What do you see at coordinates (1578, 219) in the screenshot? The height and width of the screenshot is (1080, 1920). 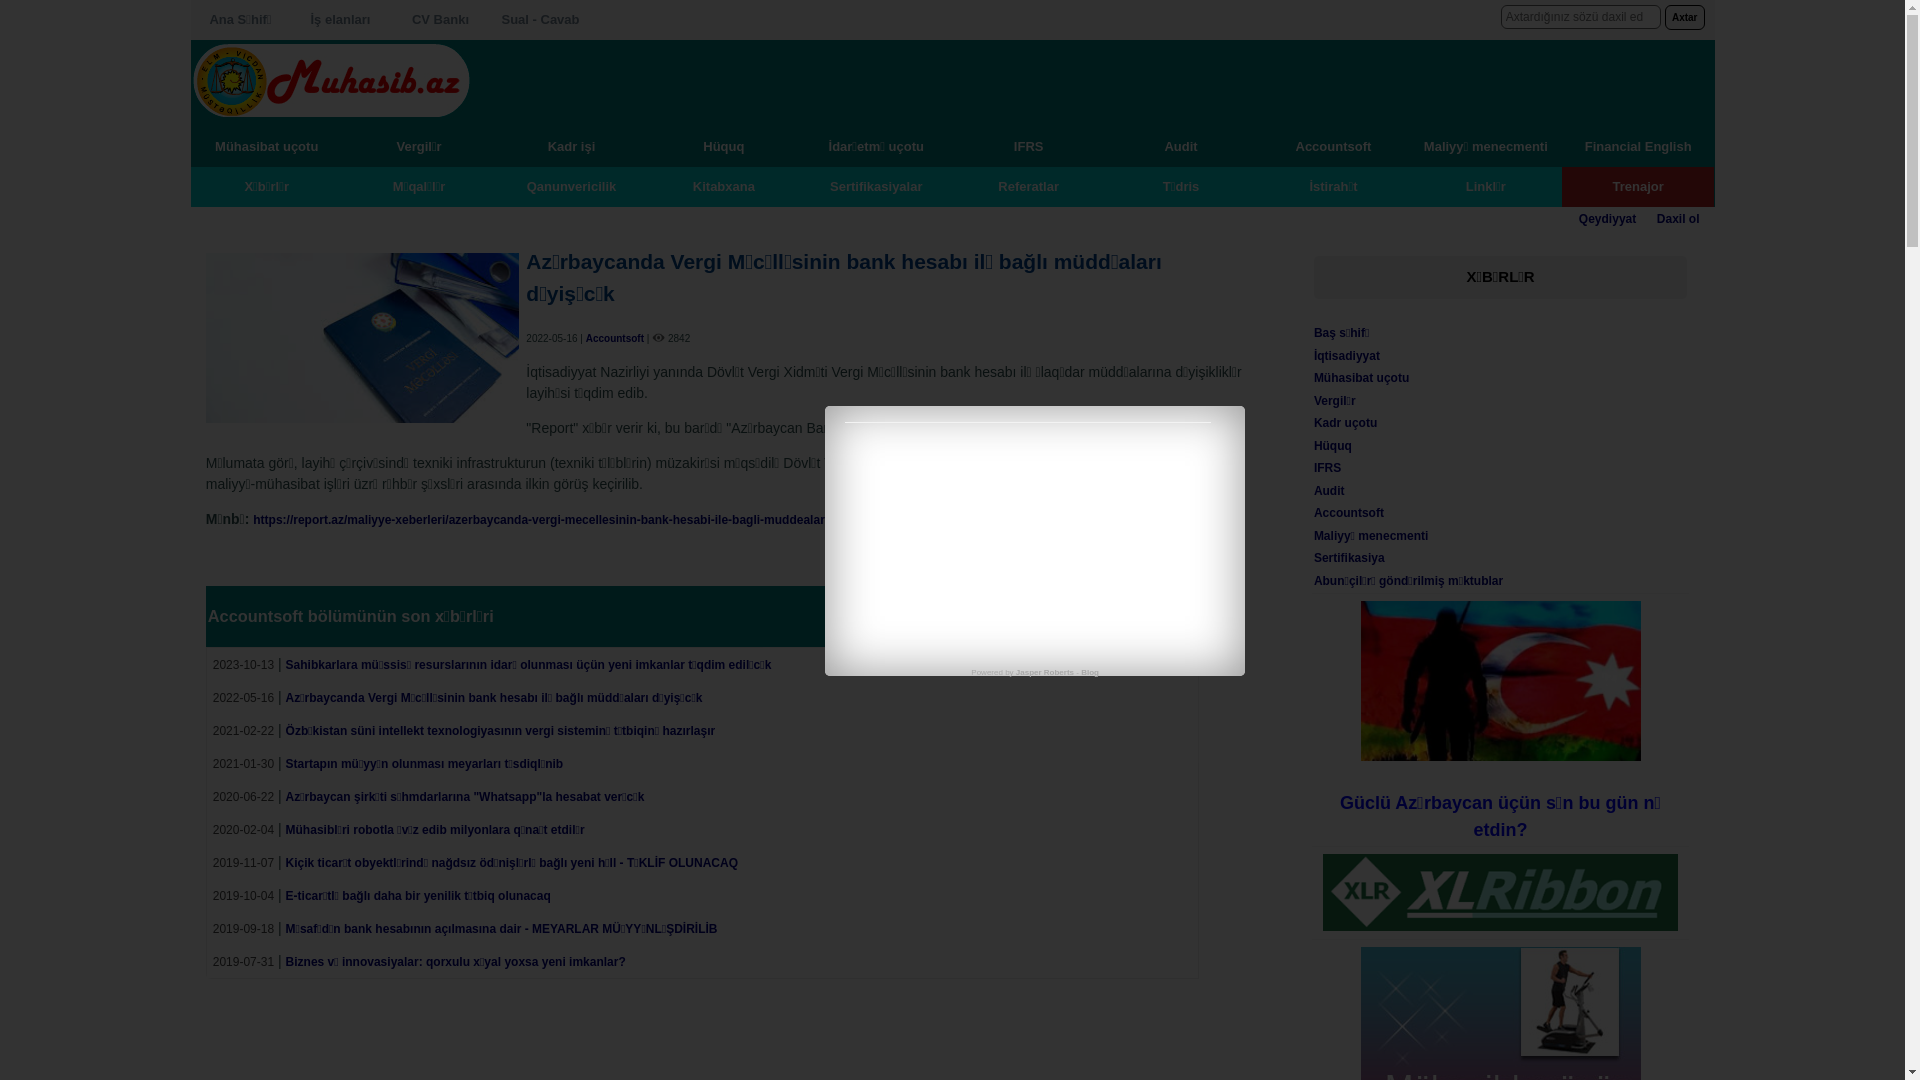 I see `'Qeydiyyat'` at bounding box center [1578, 219].